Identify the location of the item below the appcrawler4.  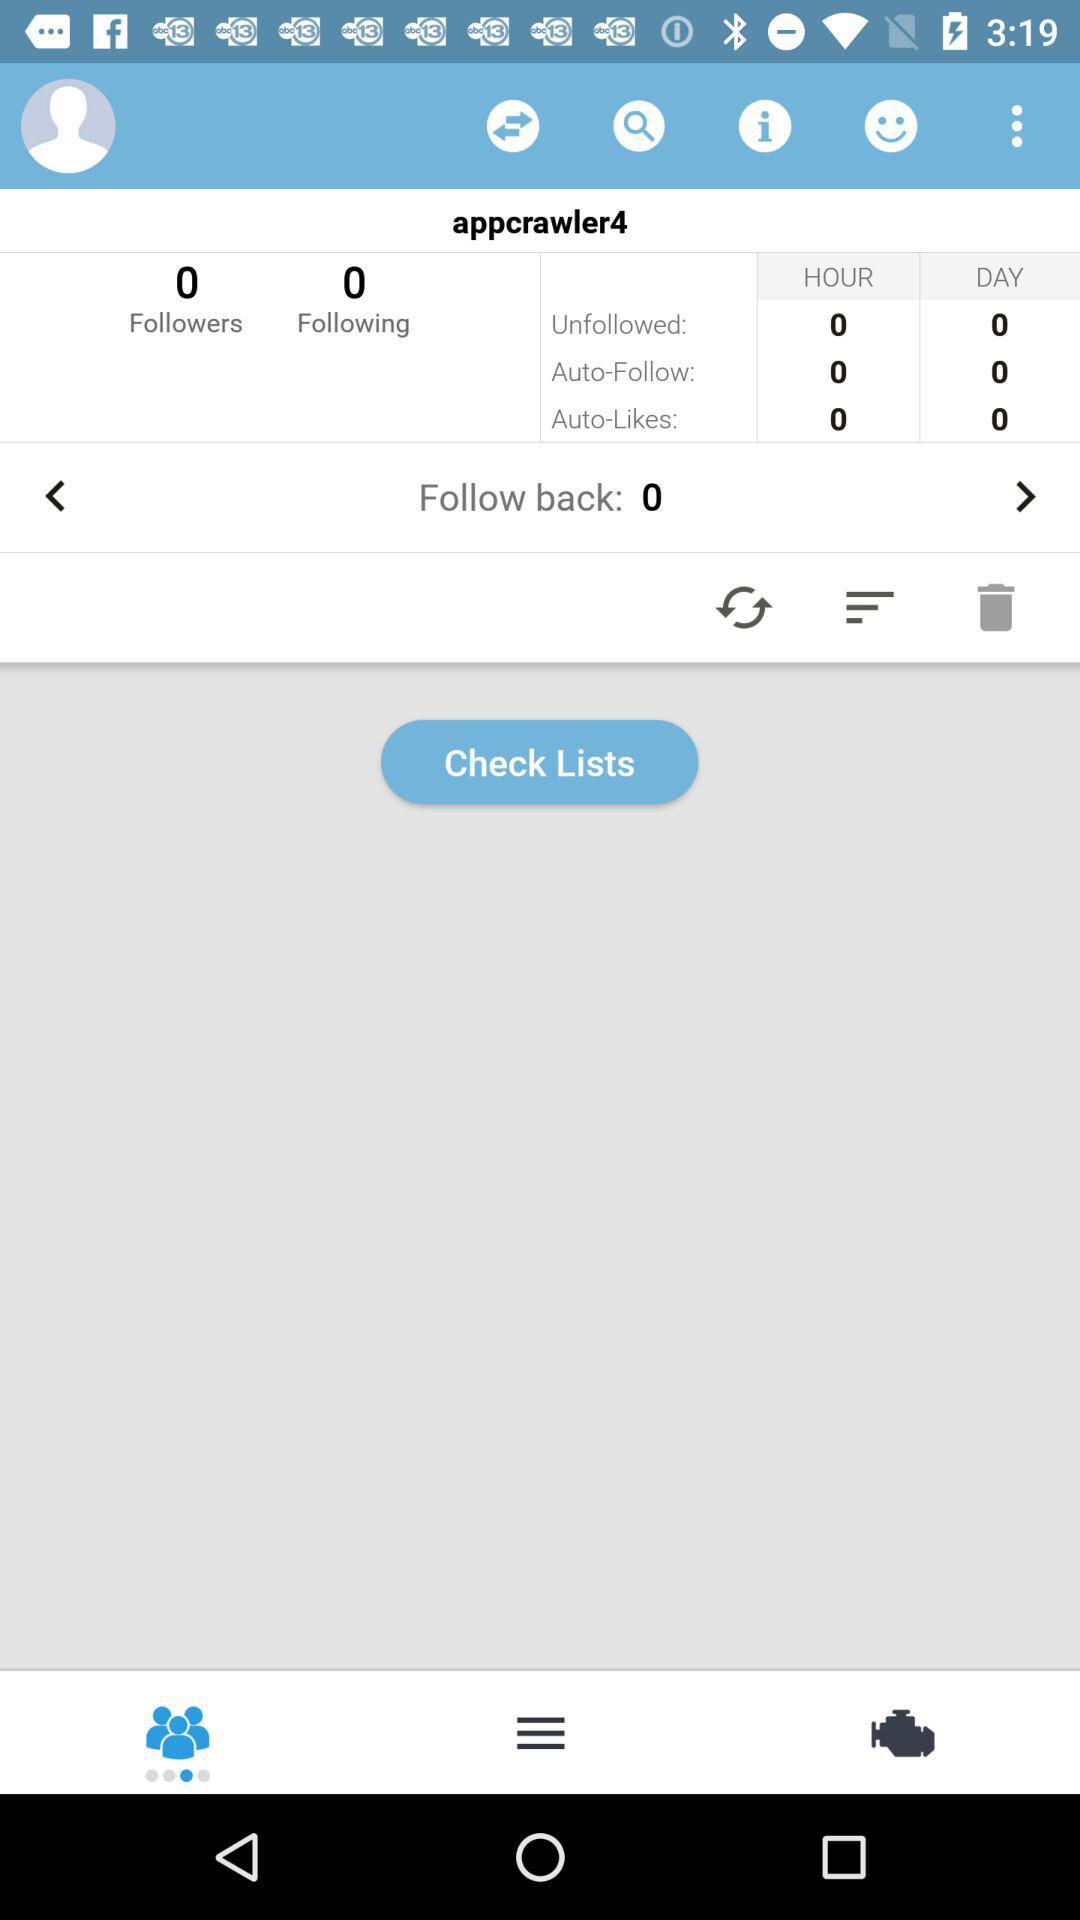
(352, 295).